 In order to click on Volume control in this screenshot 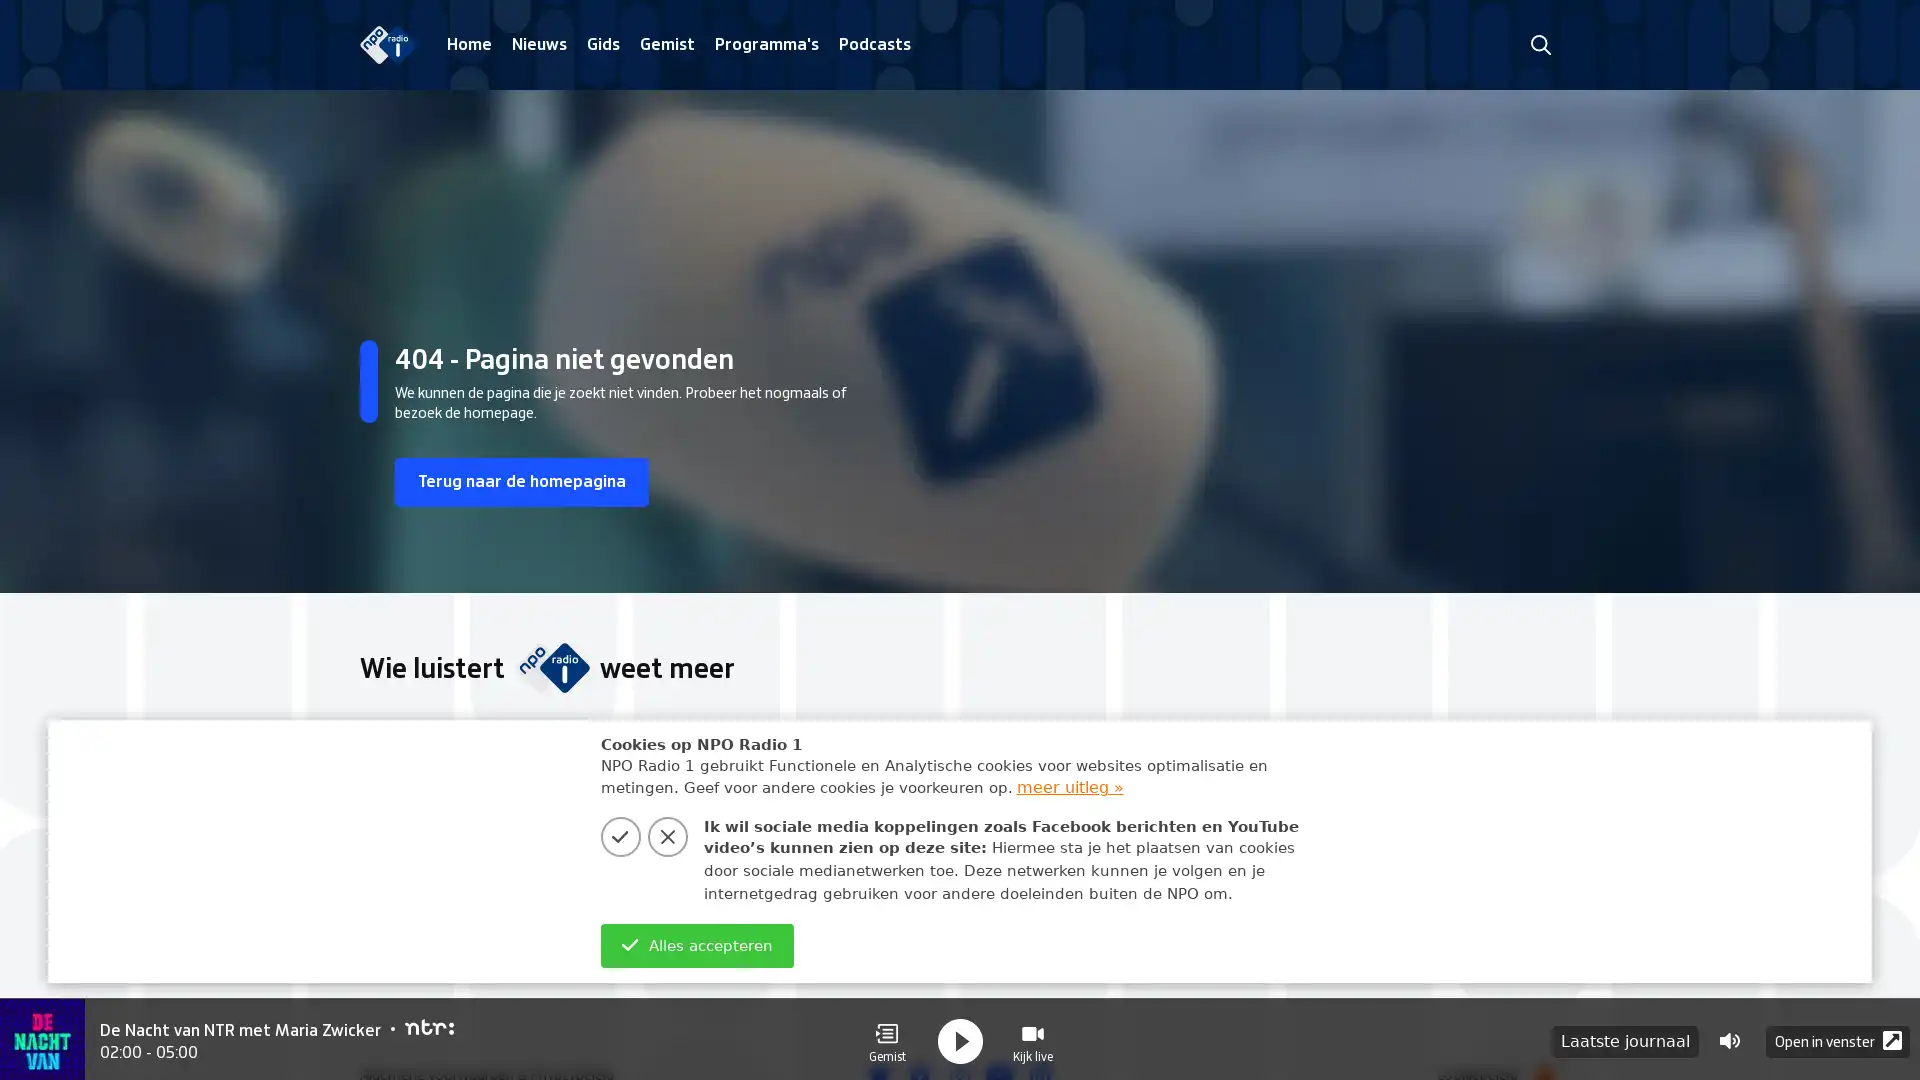, I will do `click(1728, 1036)`.